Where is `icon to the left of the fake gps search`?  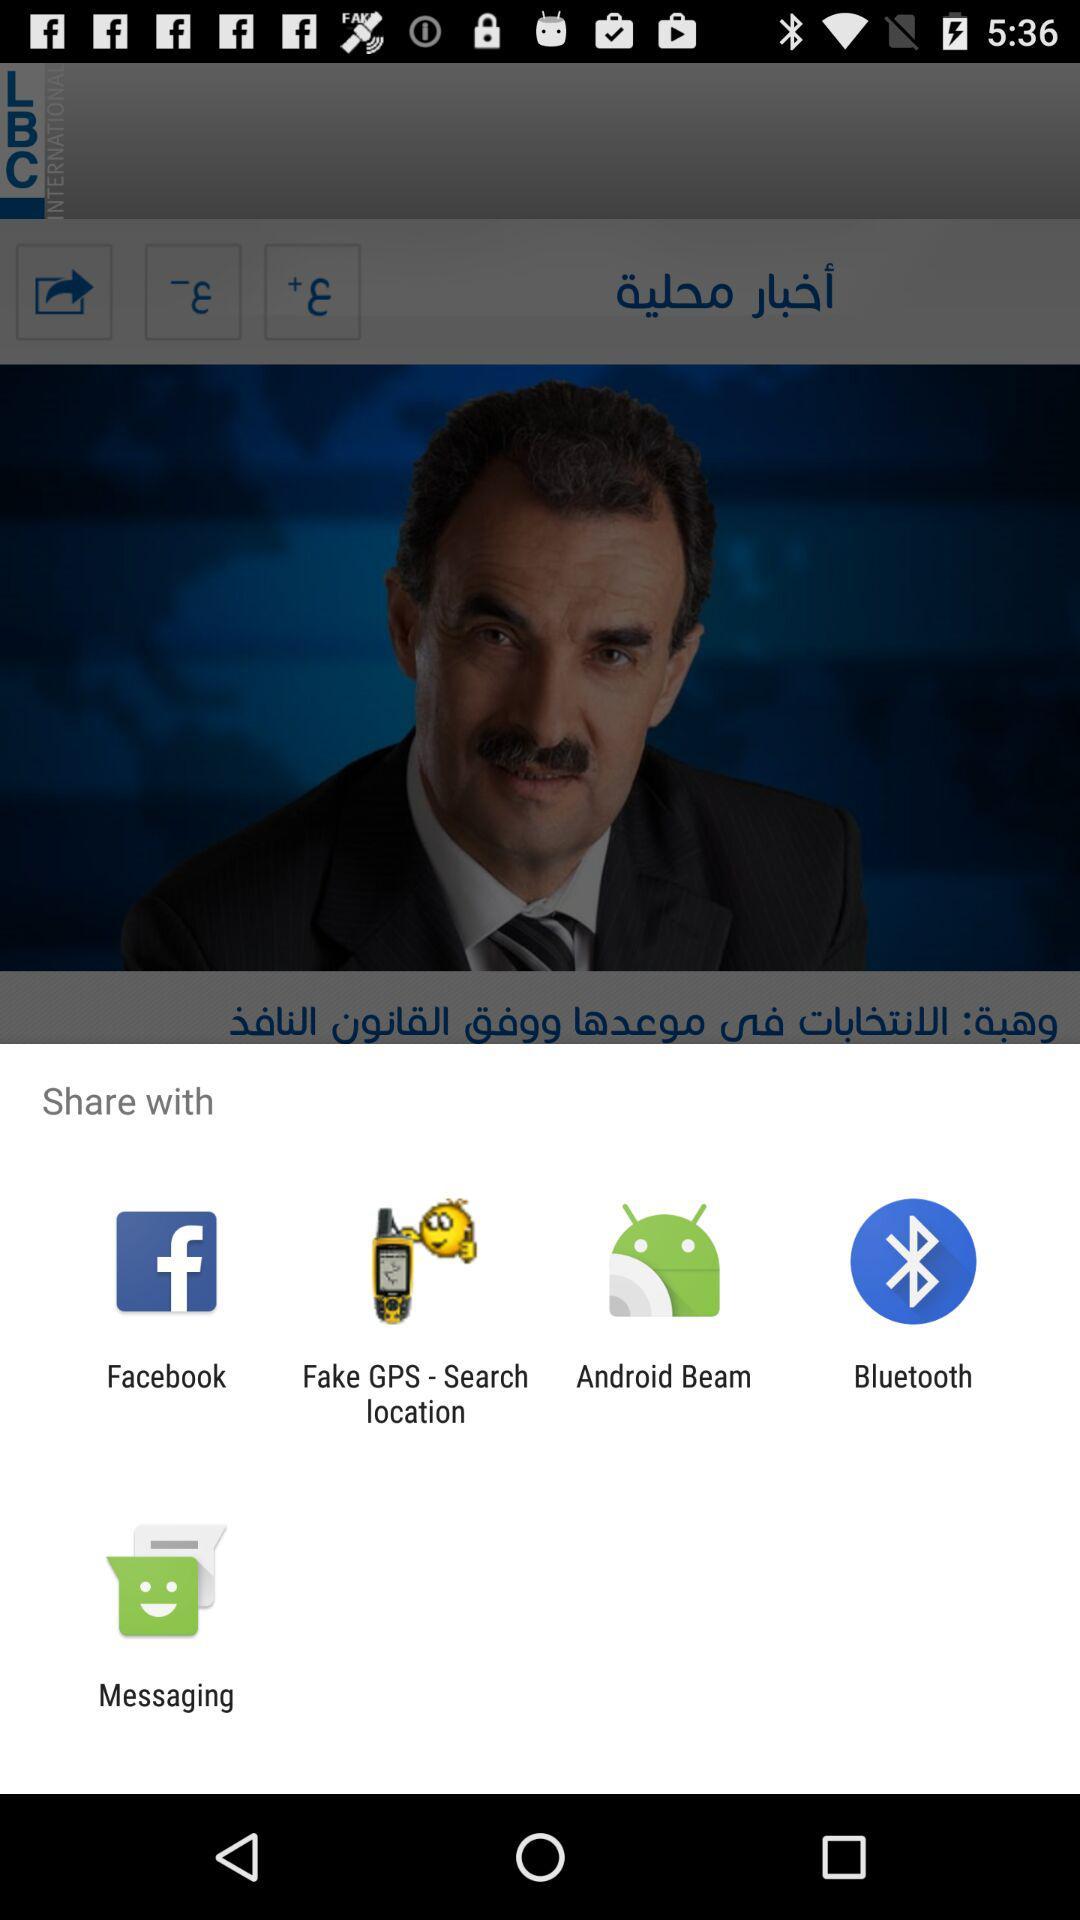 icon to the left of the fake gps search is located at coordinates (165, 1392).